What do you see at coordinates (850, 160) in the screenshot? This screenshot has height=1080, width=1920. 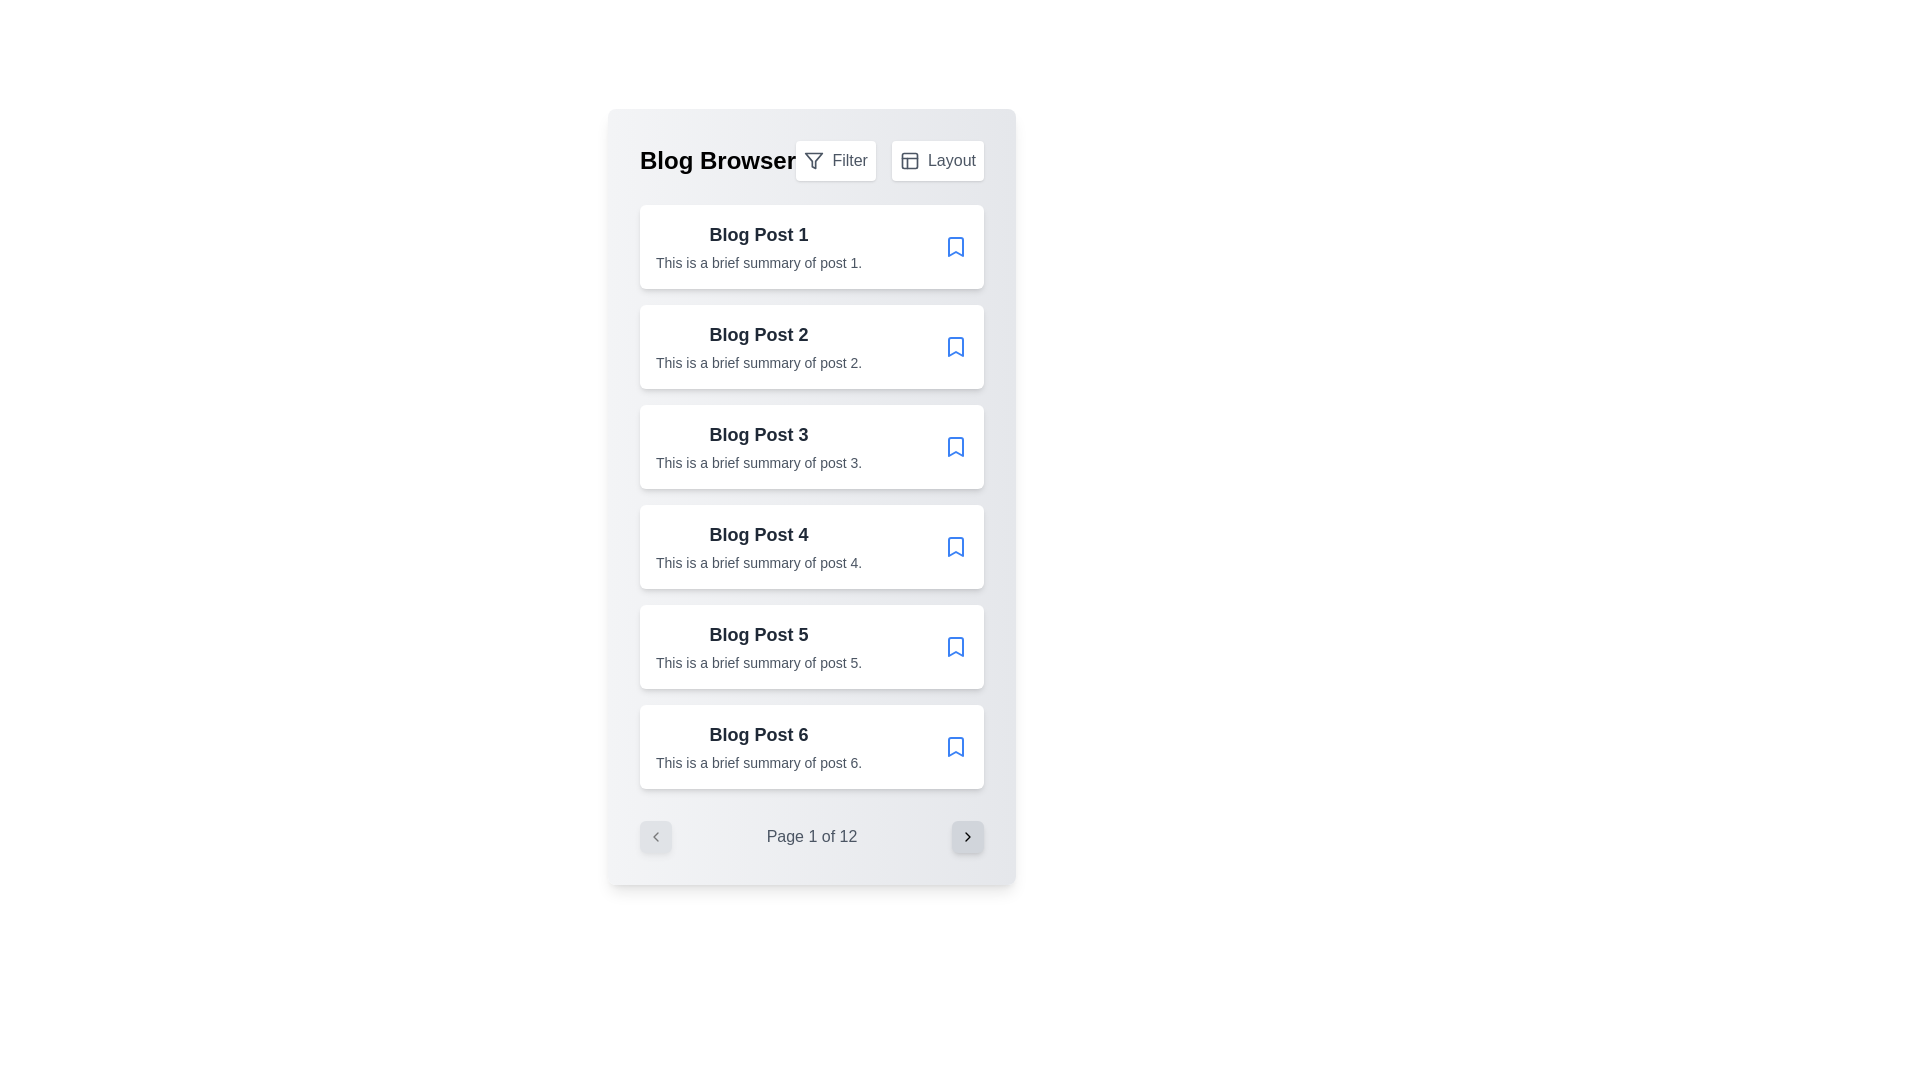 I see `the text label indicating the functionality of the filter button located centrally in the top bar of the interface` at bounding box center [850, 160].